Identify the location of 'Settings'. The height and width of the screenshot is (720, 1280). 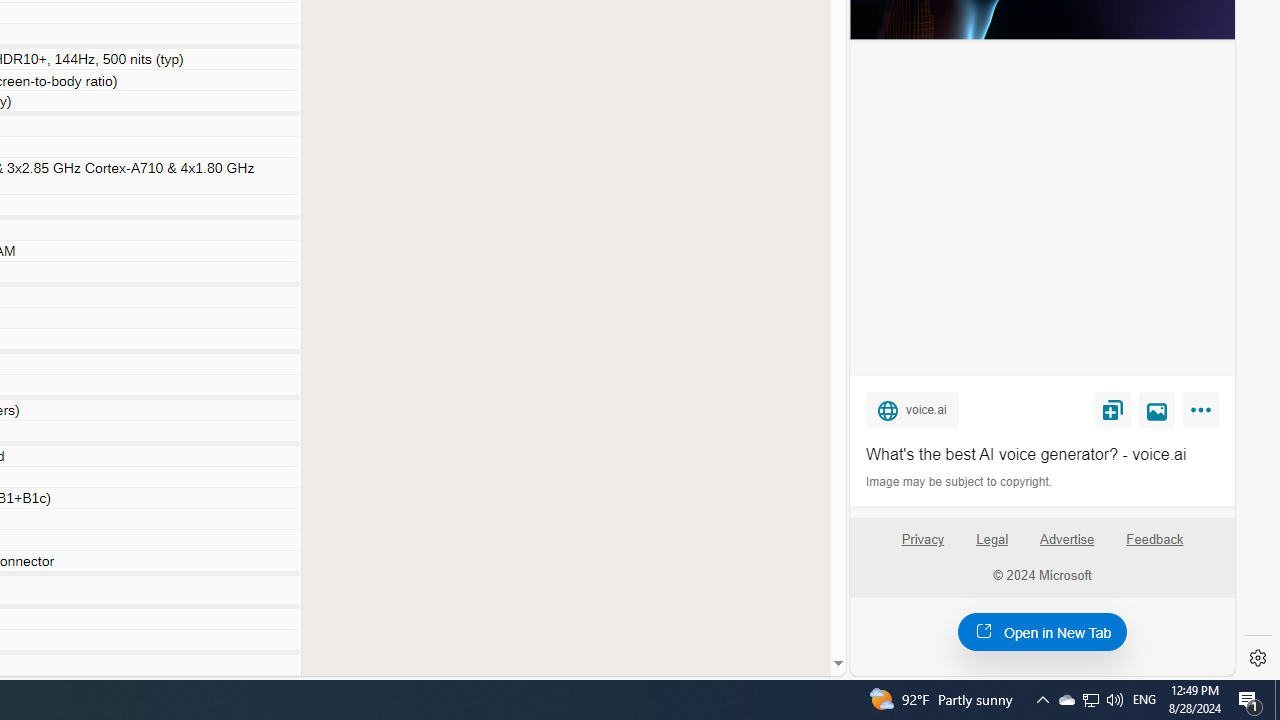
(1257, 658).